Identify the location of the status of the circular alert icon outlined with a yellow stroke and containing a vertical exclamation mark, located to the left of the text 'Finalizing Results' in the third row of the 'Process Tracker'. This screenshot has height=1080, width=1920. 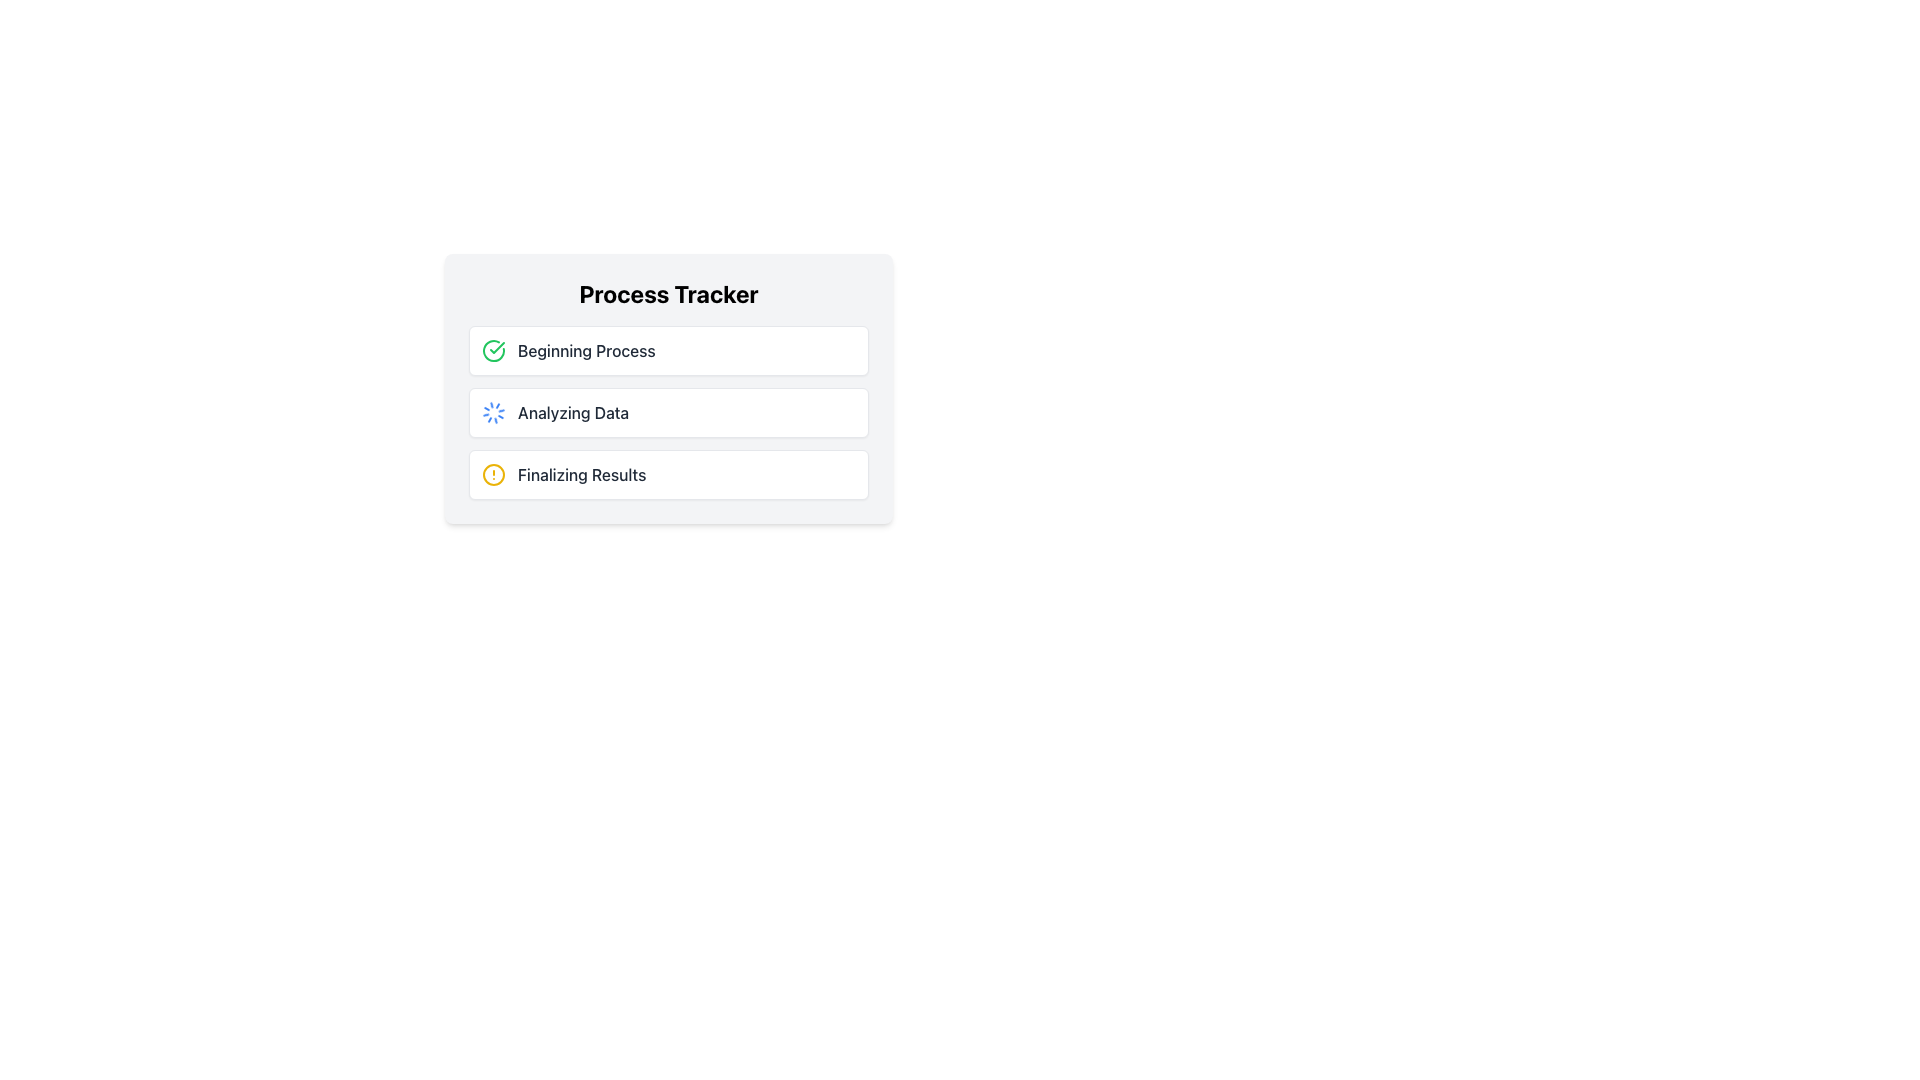
(494, 474).